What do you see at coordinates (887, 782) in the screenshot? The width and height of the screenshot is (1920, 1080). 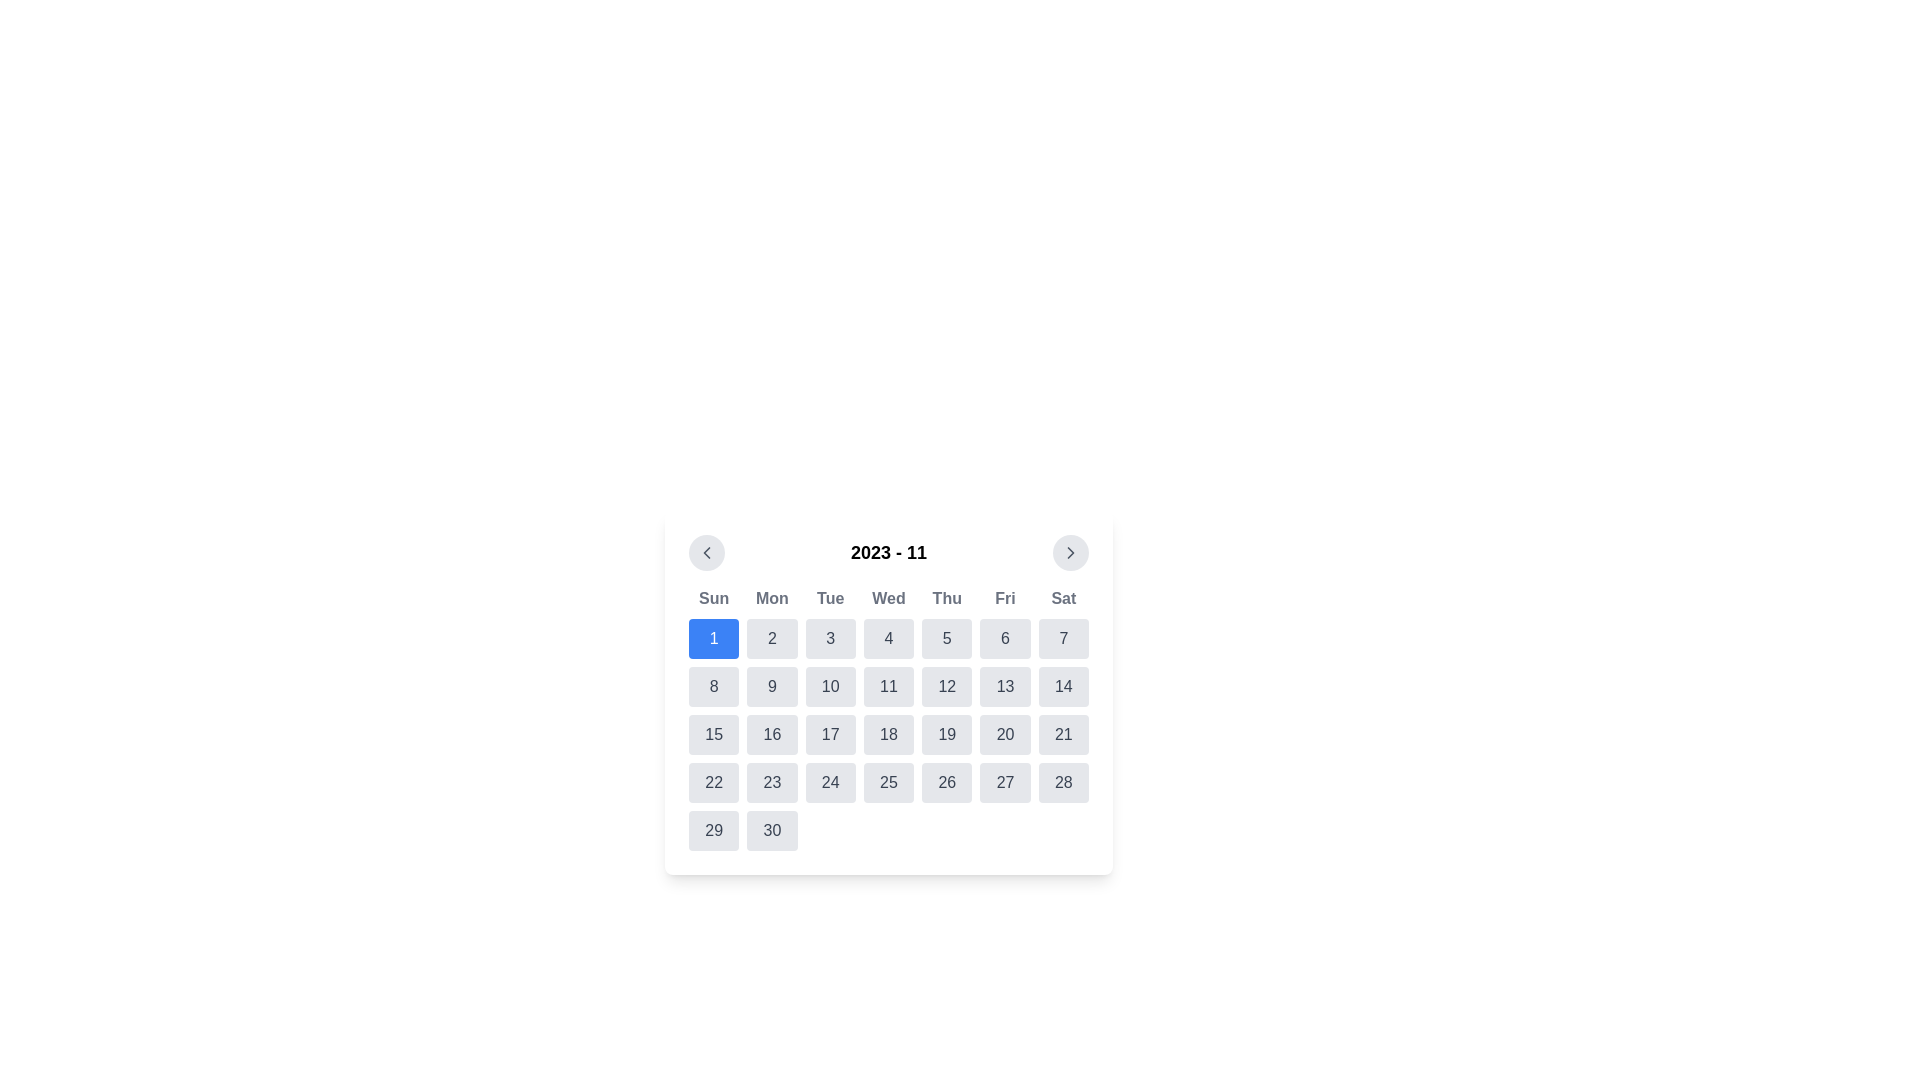 I see `the rounded rectangular button with a light gray background displaying the number '25'` at bounding box center [887, 782].